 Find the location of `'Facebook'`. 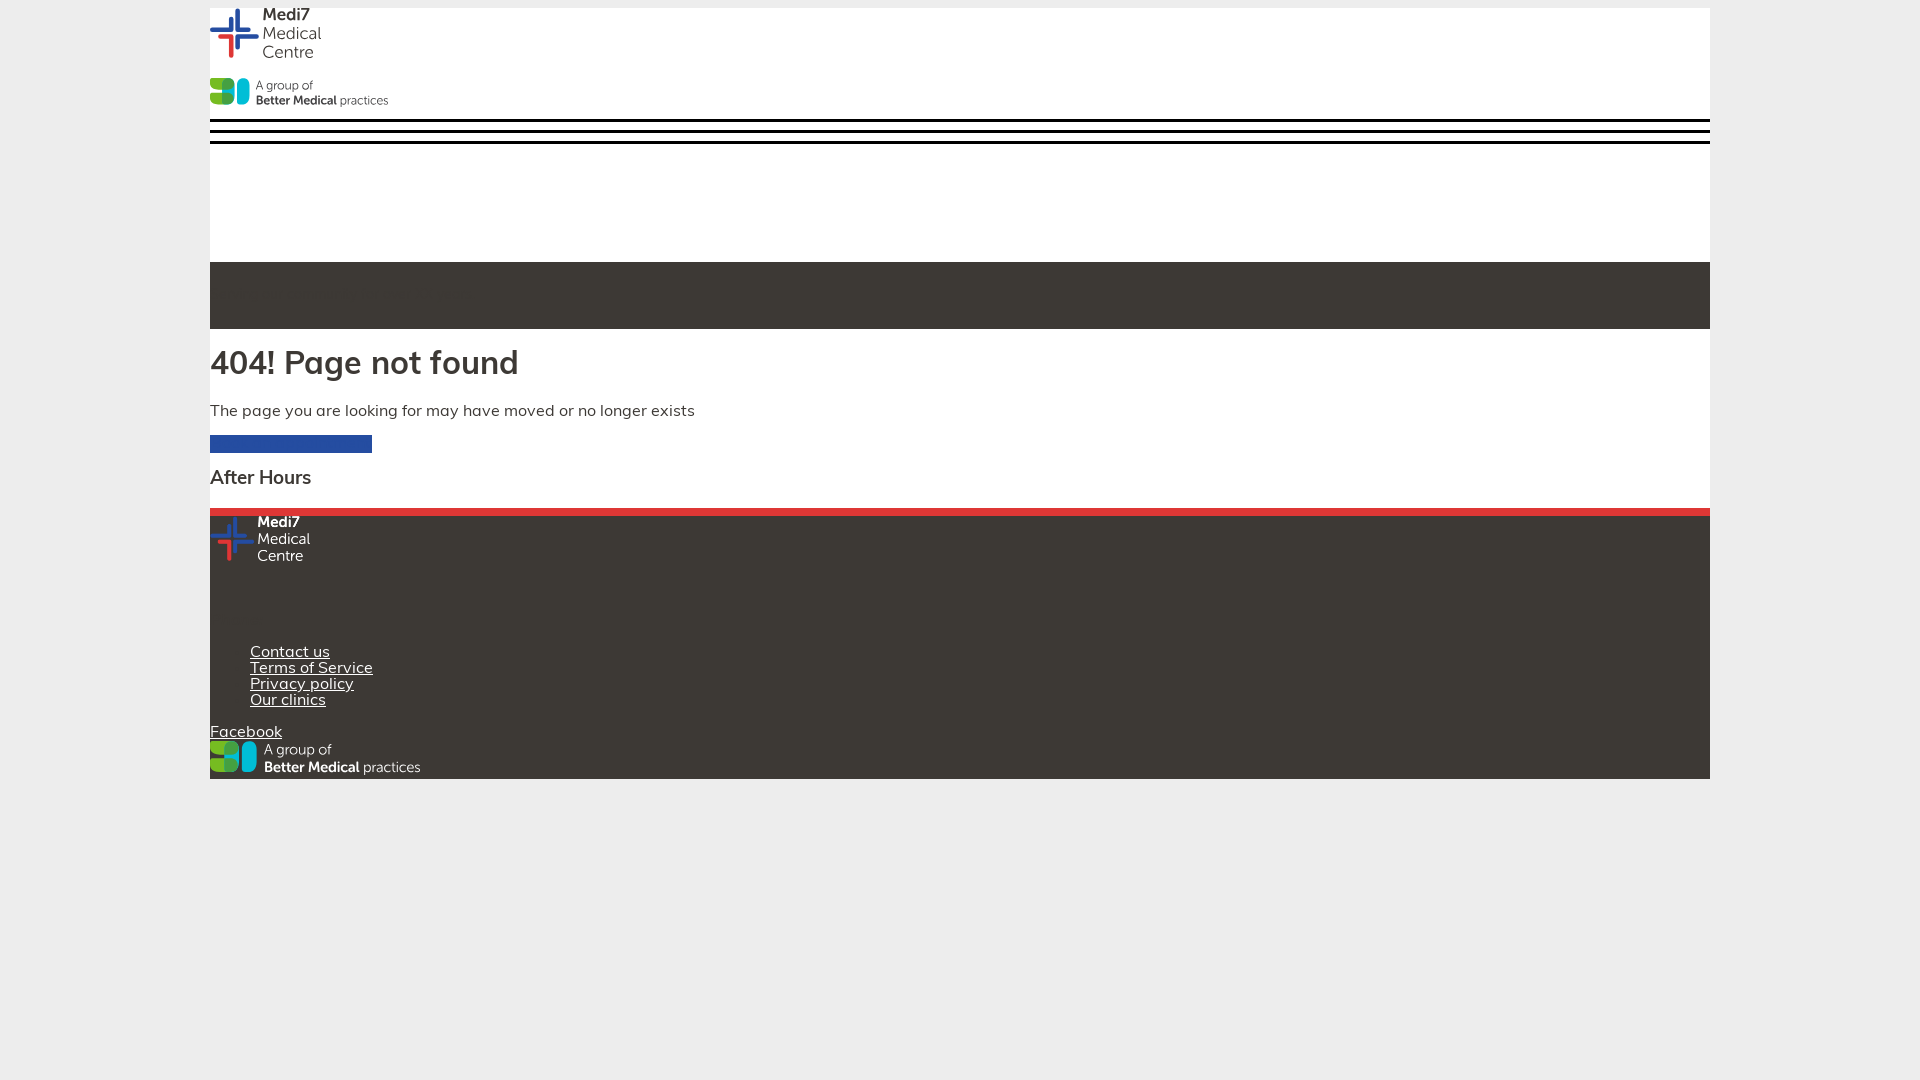

'Facebook' is located at coordinates (244, 732).